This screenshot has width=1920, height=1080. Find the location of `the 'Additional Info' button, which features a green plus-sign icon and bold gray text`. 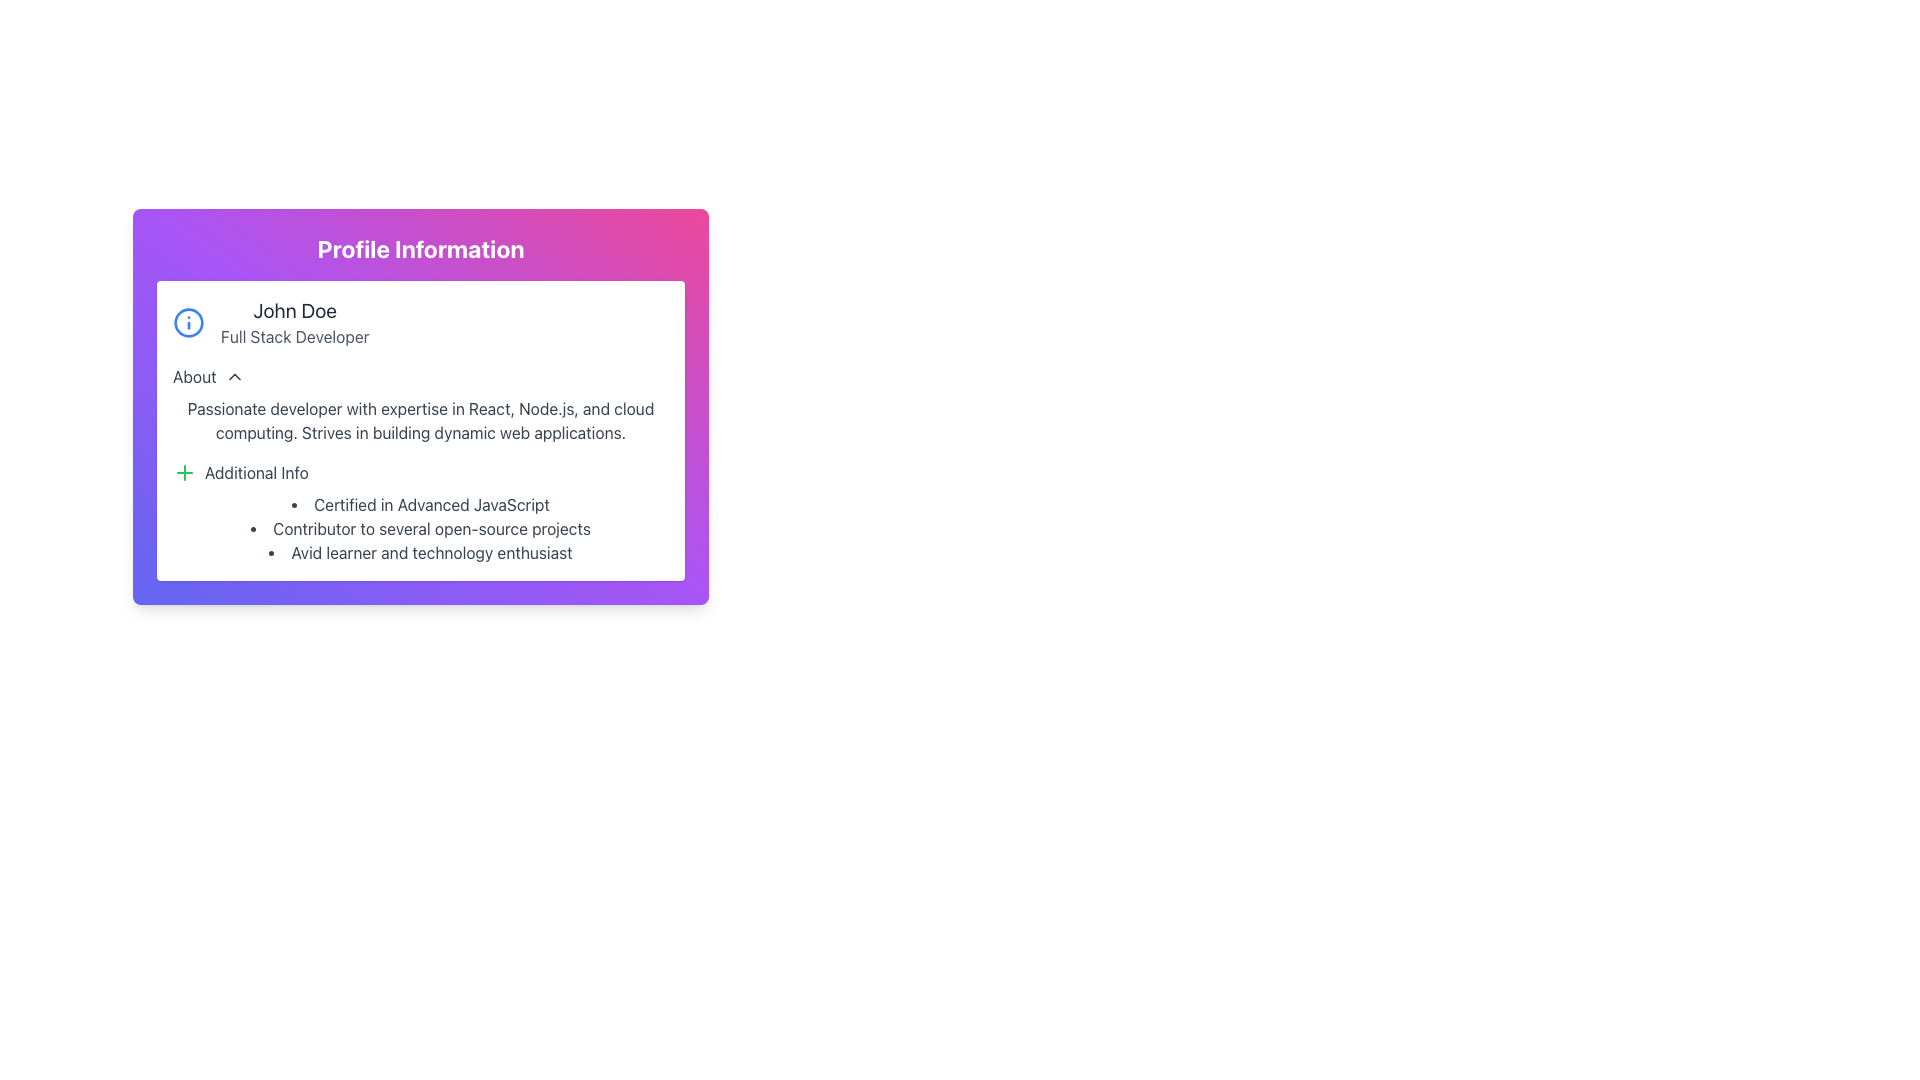

the 'Additional Info' button, which features a green plus-sign icon and bold gray text is located at coordinates (240, 473).